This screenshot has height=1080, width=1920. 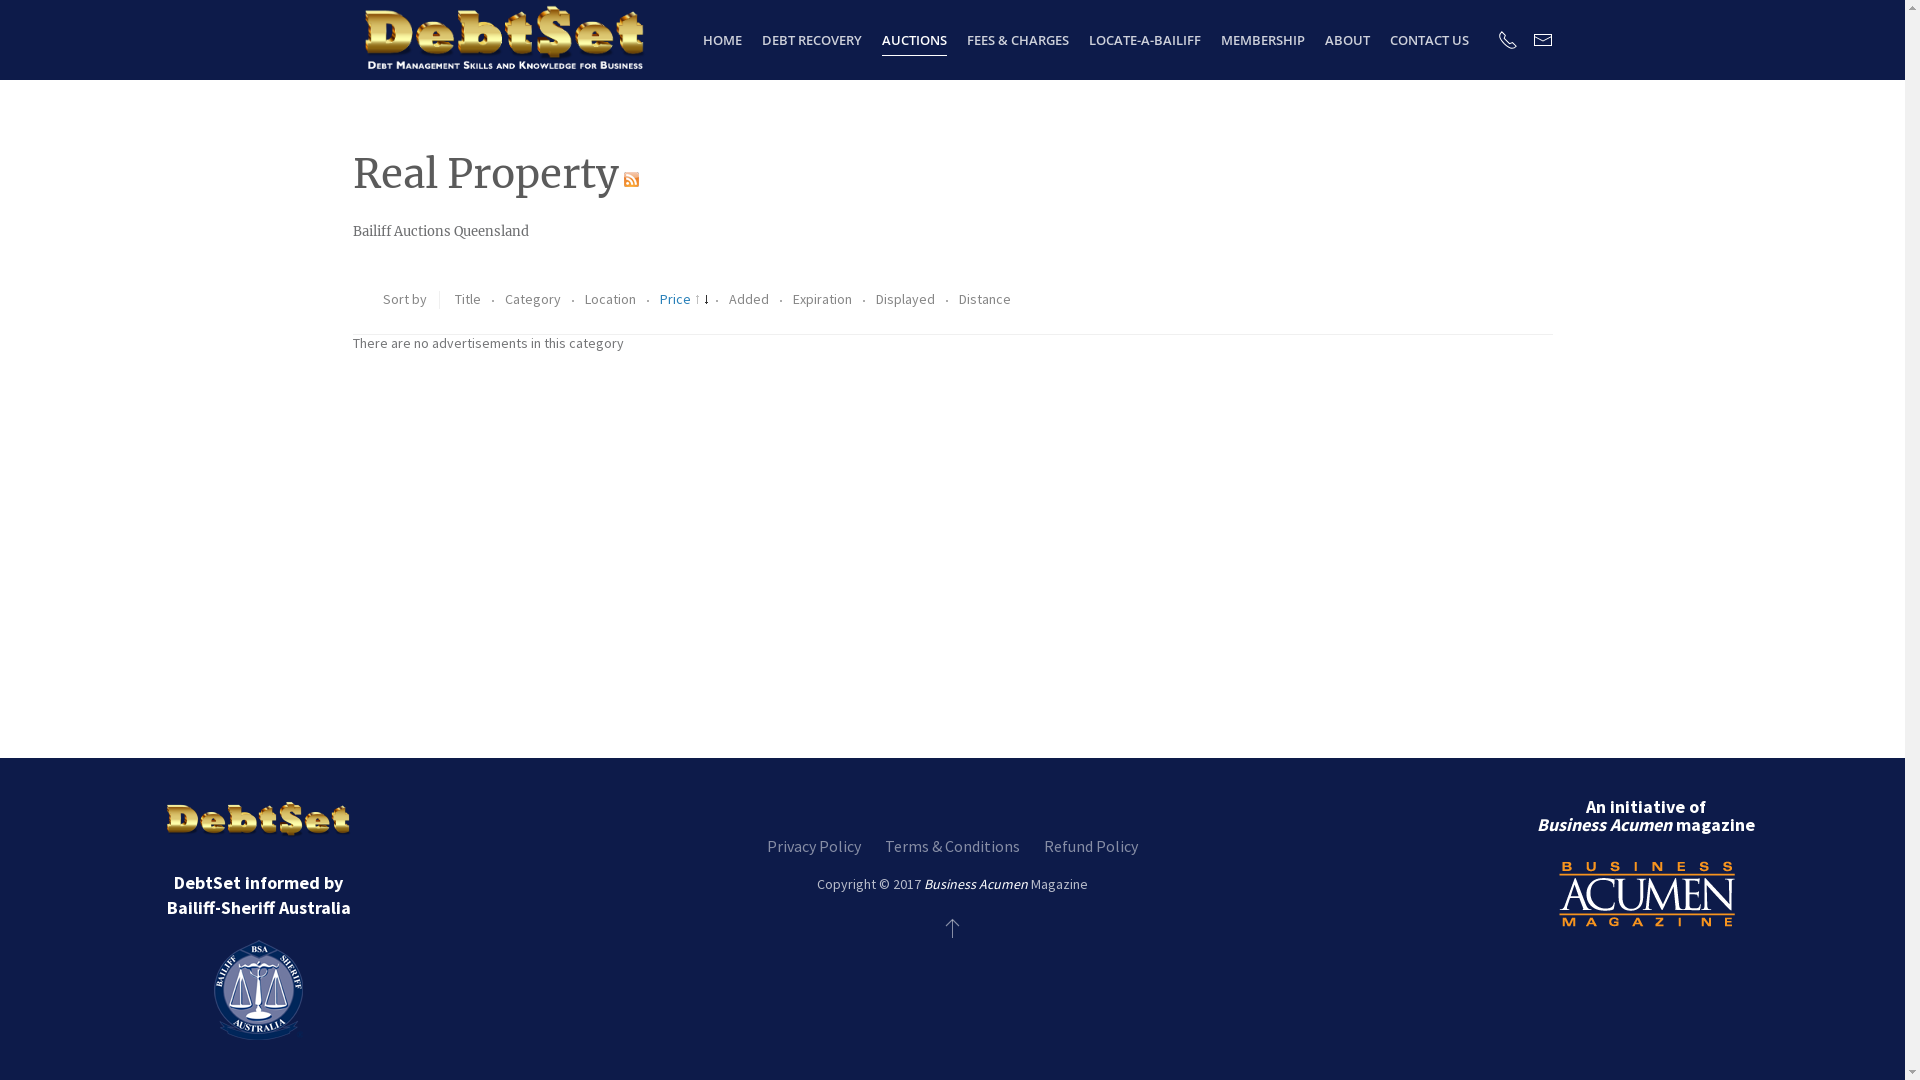 I want to click on 'Bailiff Auctions Queensland', so click(x=439, y=230).